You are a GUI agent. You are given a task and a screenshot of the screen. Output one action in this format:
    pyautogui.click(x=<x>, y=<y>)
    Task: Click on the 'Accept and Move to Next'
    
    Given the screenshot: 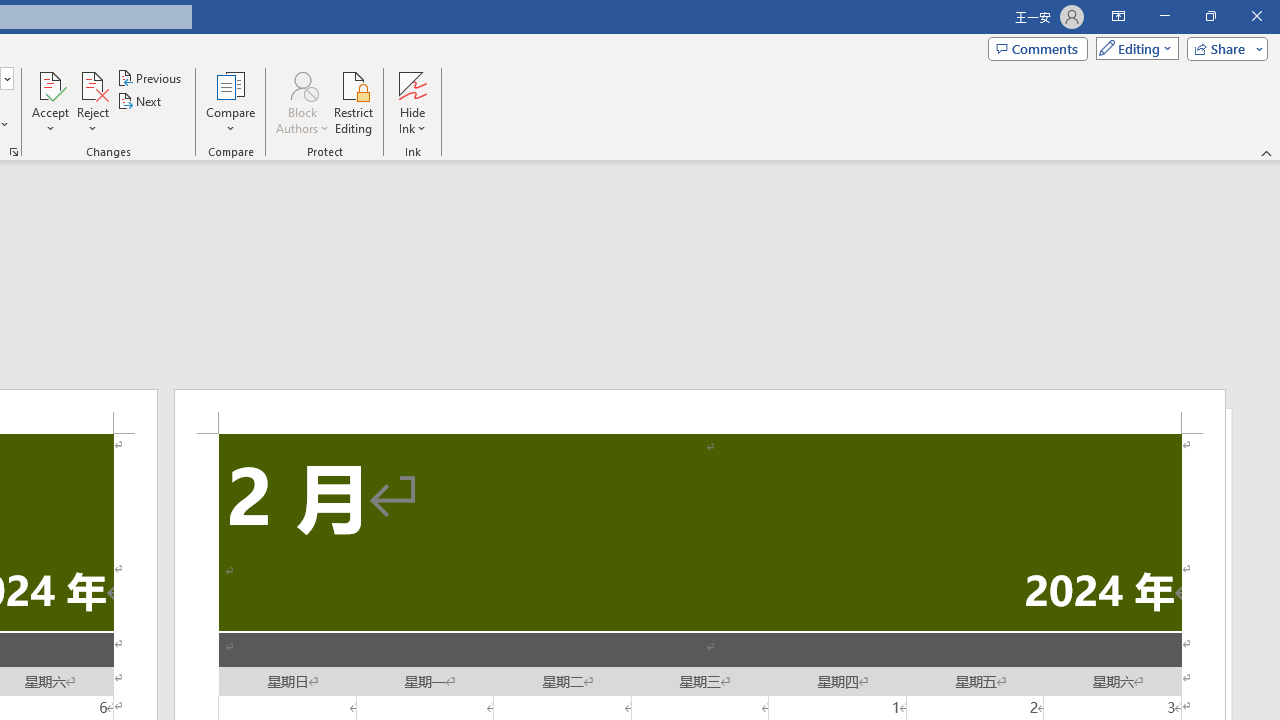 What is the action you would take?
    pyautogui.click(x=50, y=84)
    